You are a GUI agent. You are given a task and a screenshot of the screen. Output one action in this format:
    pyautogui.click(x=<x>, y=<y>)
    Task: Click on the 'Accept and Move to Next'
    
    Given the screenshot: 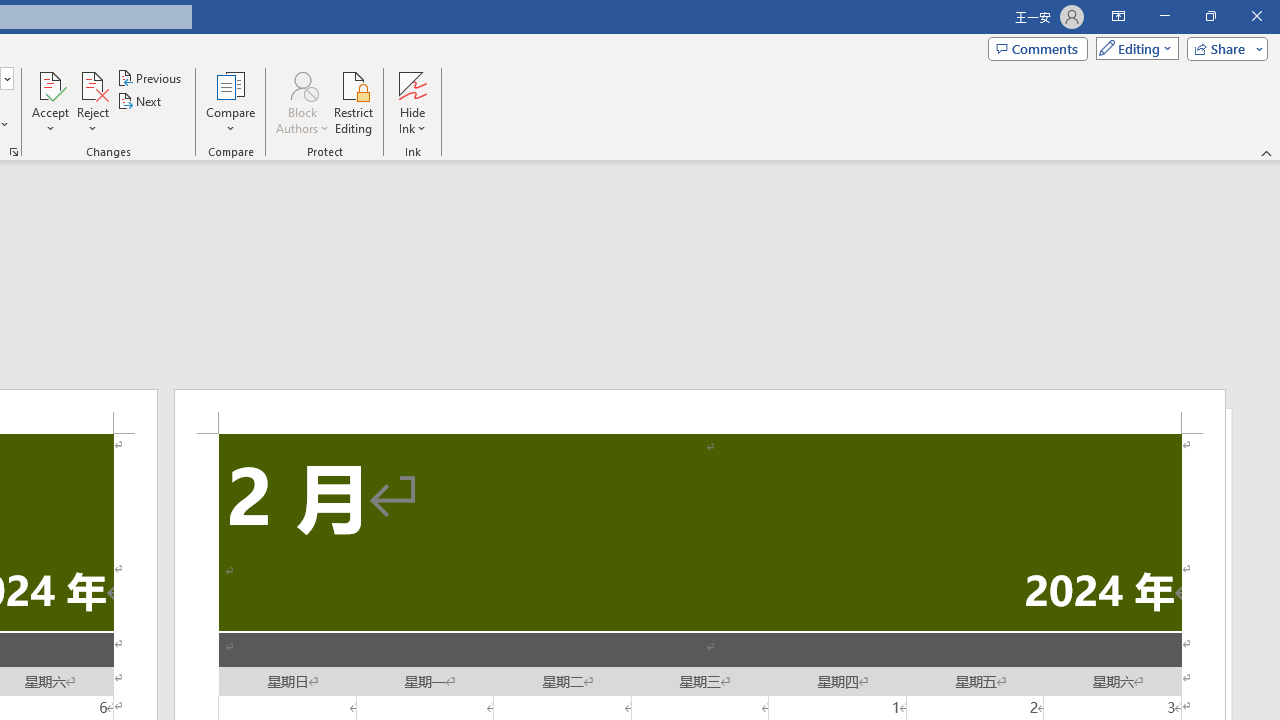 What is the action you would take?
    pyautogui.click(x=50, y=84)
    